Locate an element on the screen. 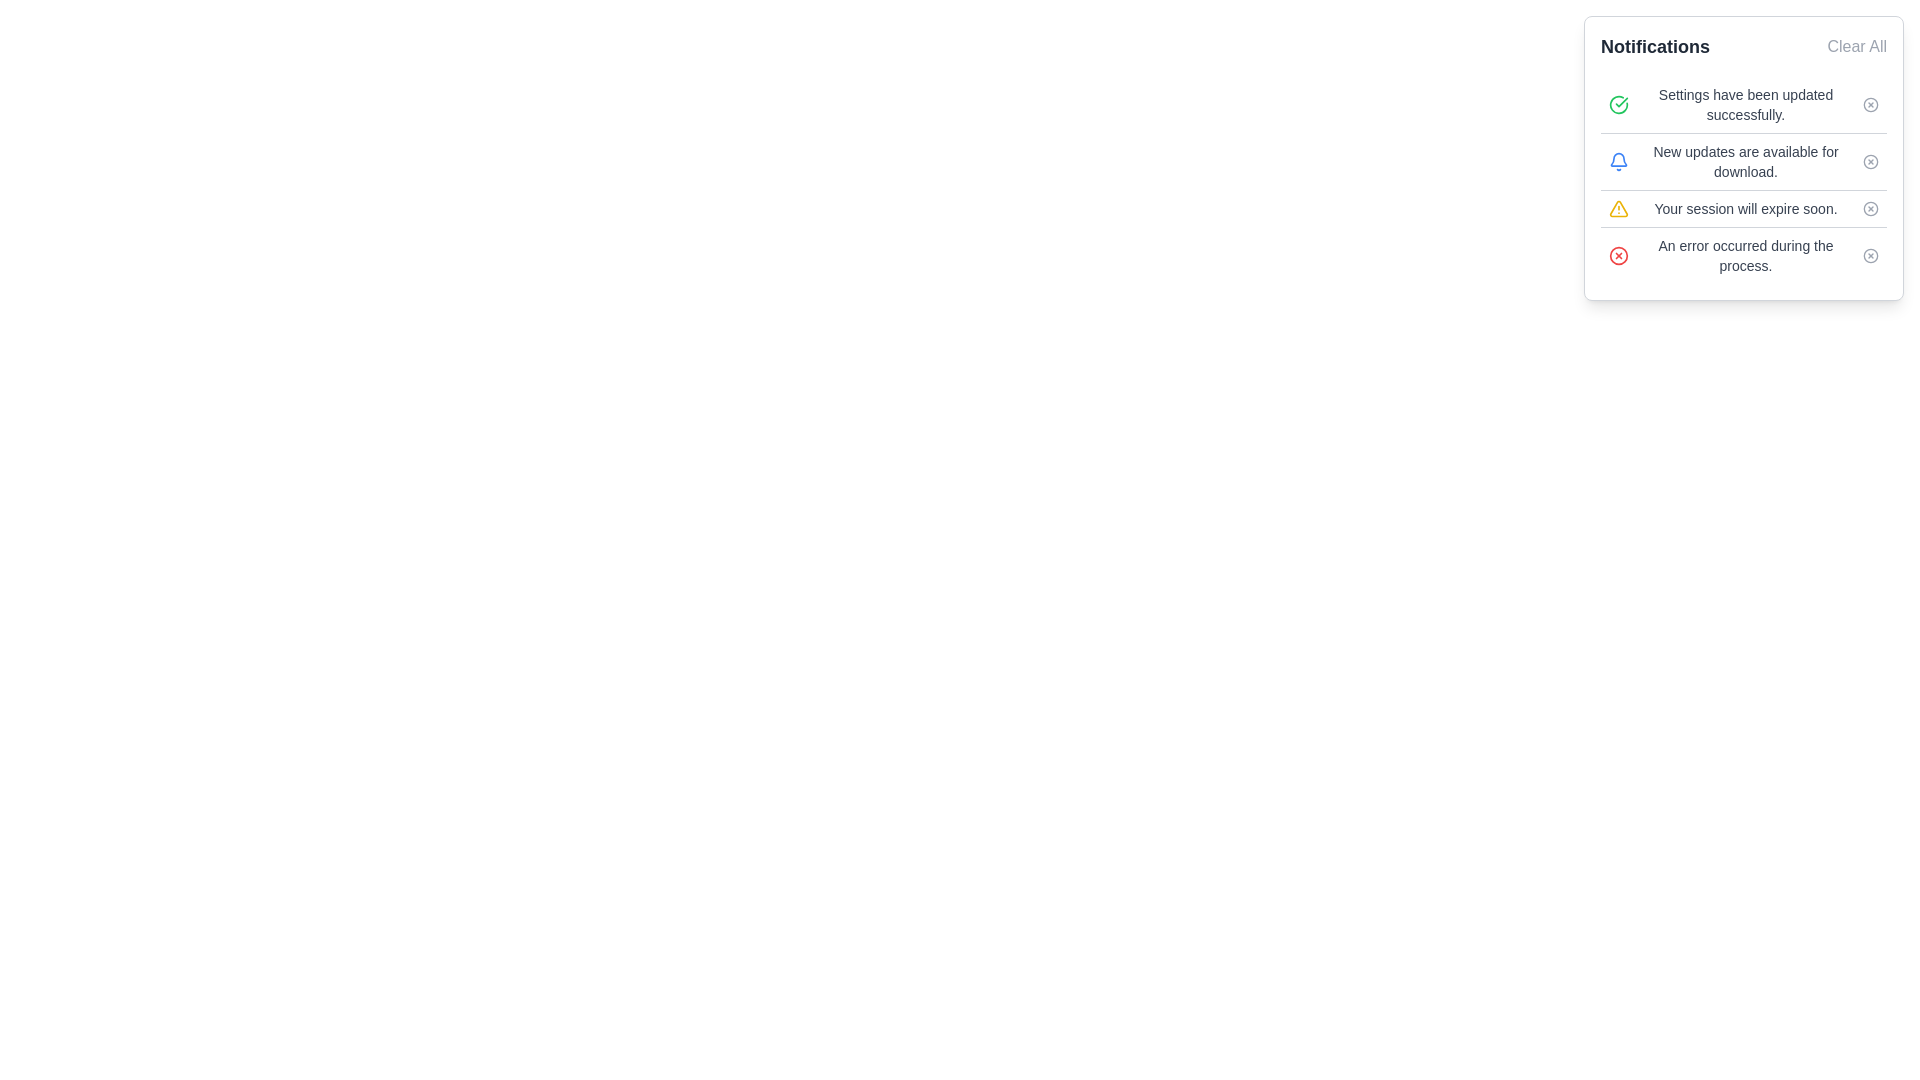  the circular graphic component within the notification icon, which is part of a list containing a cross mark (X) is located at coordinates (1870, 161).